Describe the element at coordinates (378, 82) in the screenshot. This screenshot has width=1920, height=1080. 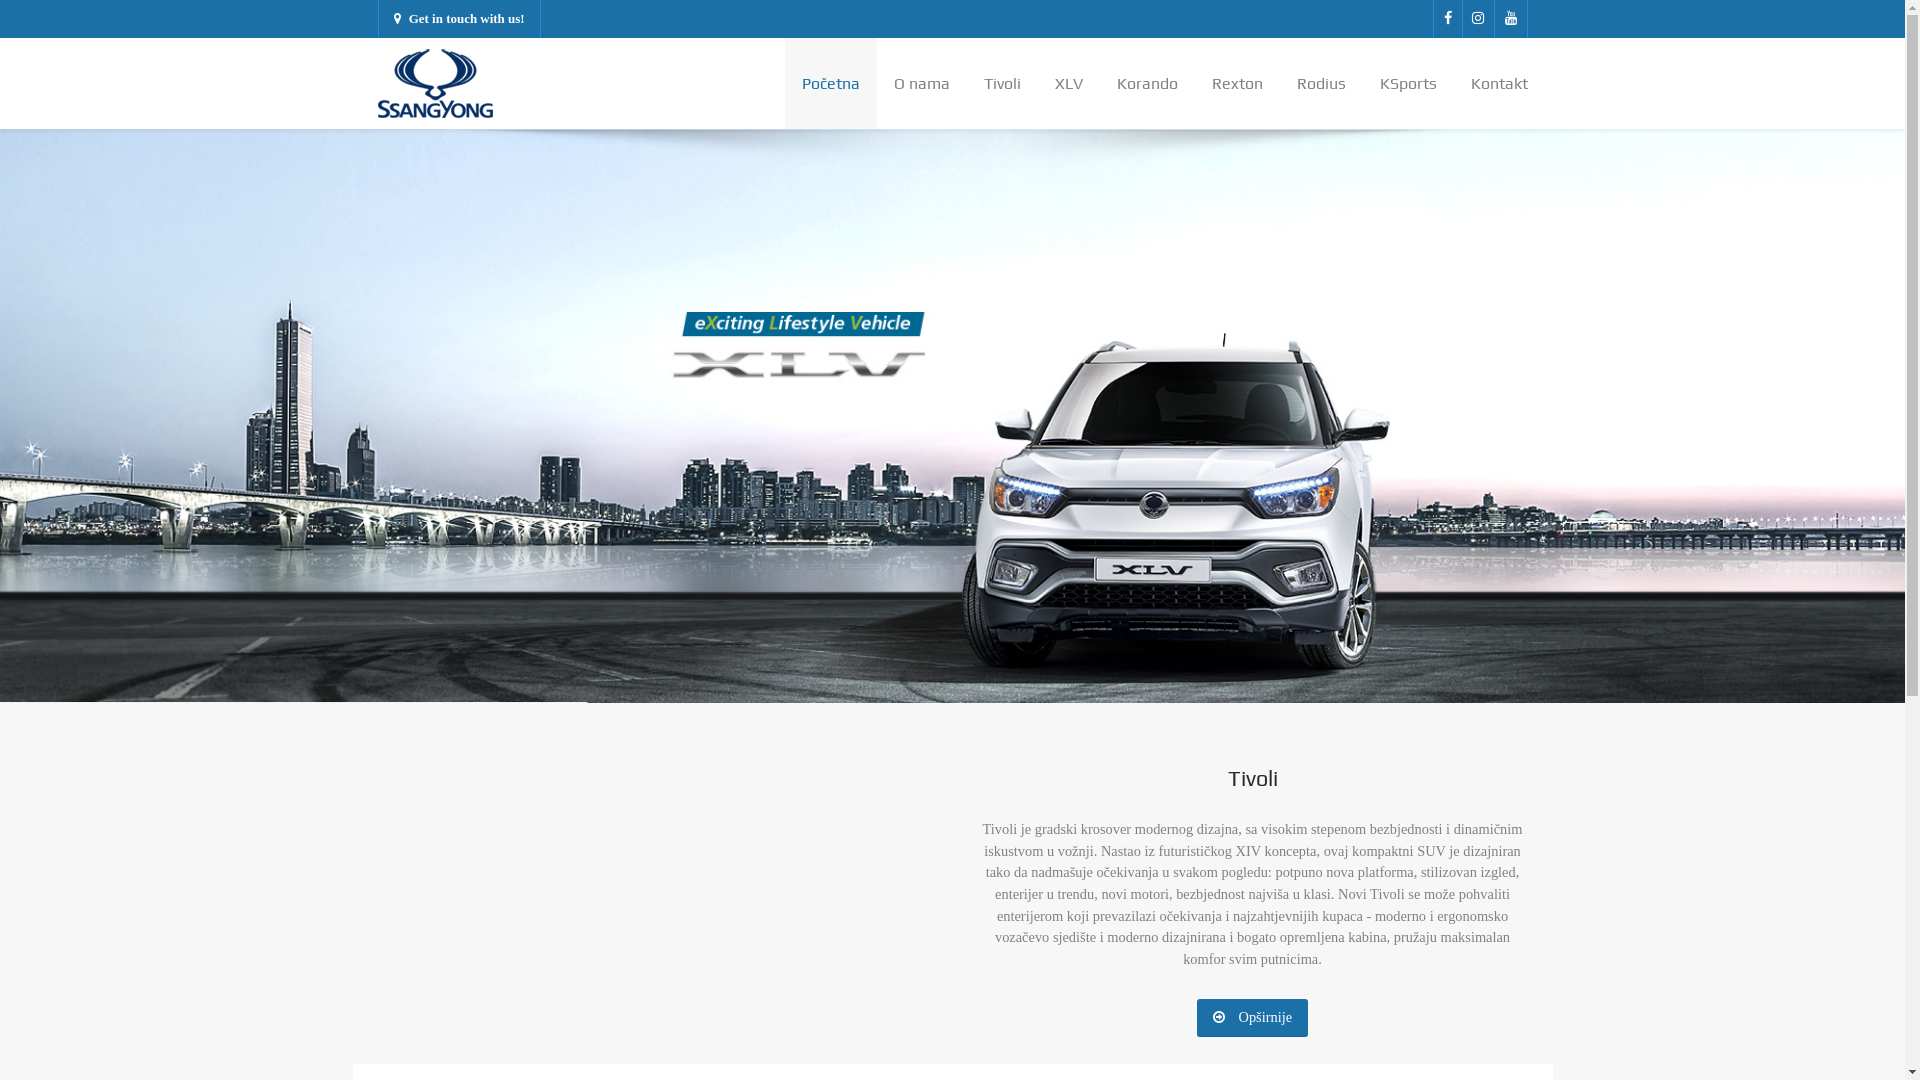
I see `'Paradise'` at that location.